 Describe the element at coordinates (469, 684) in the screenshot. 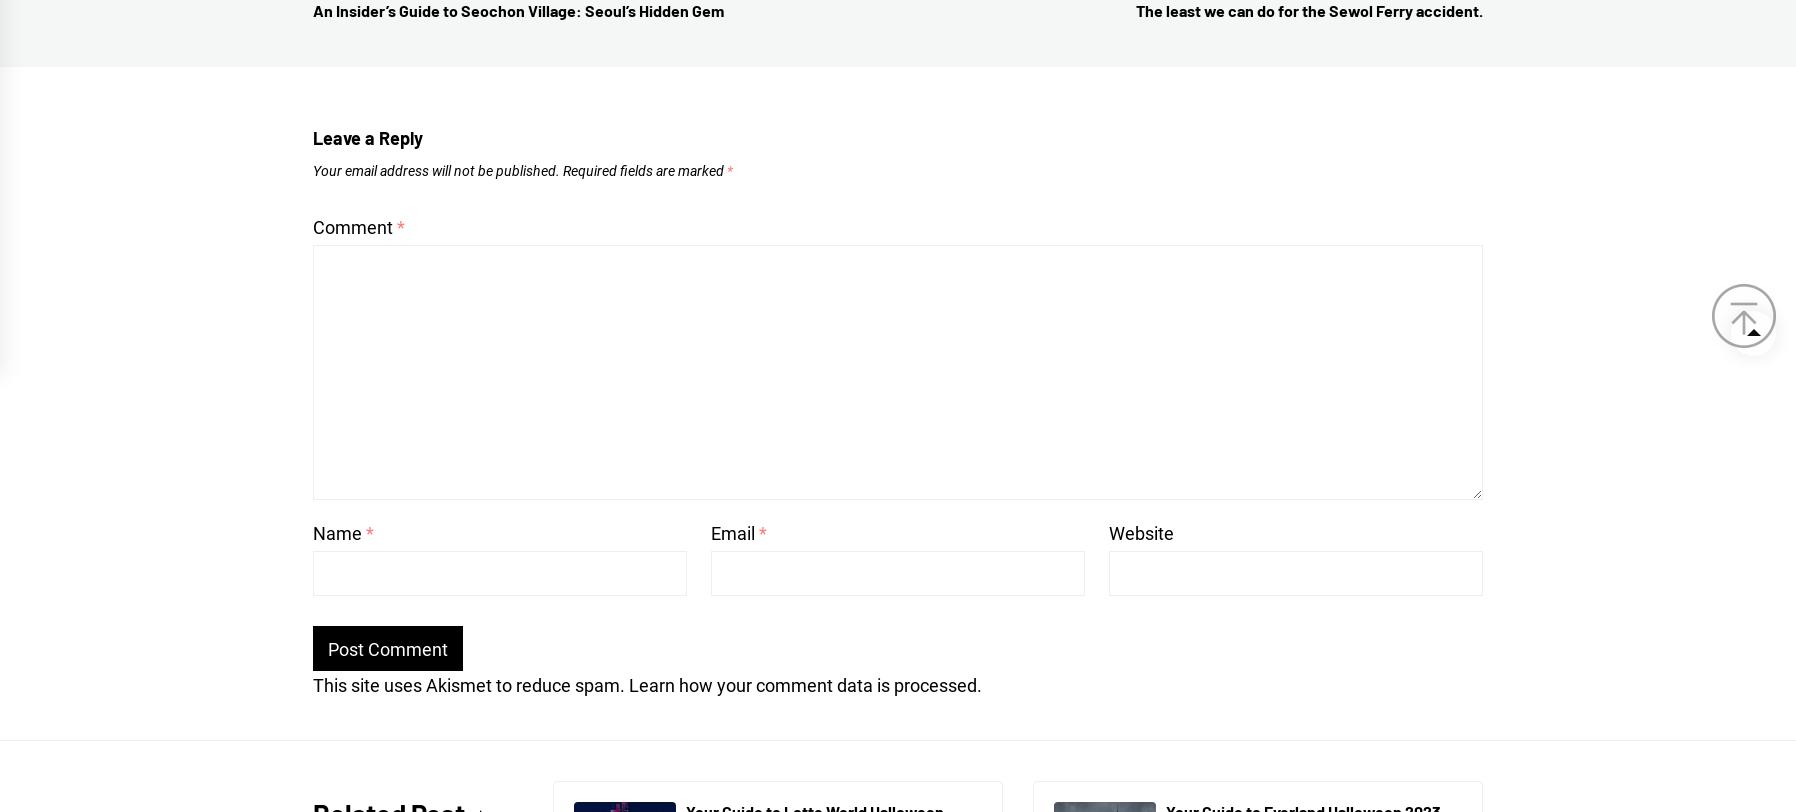

I see `'This site uses Akismet to reduce spam.'` at that location.